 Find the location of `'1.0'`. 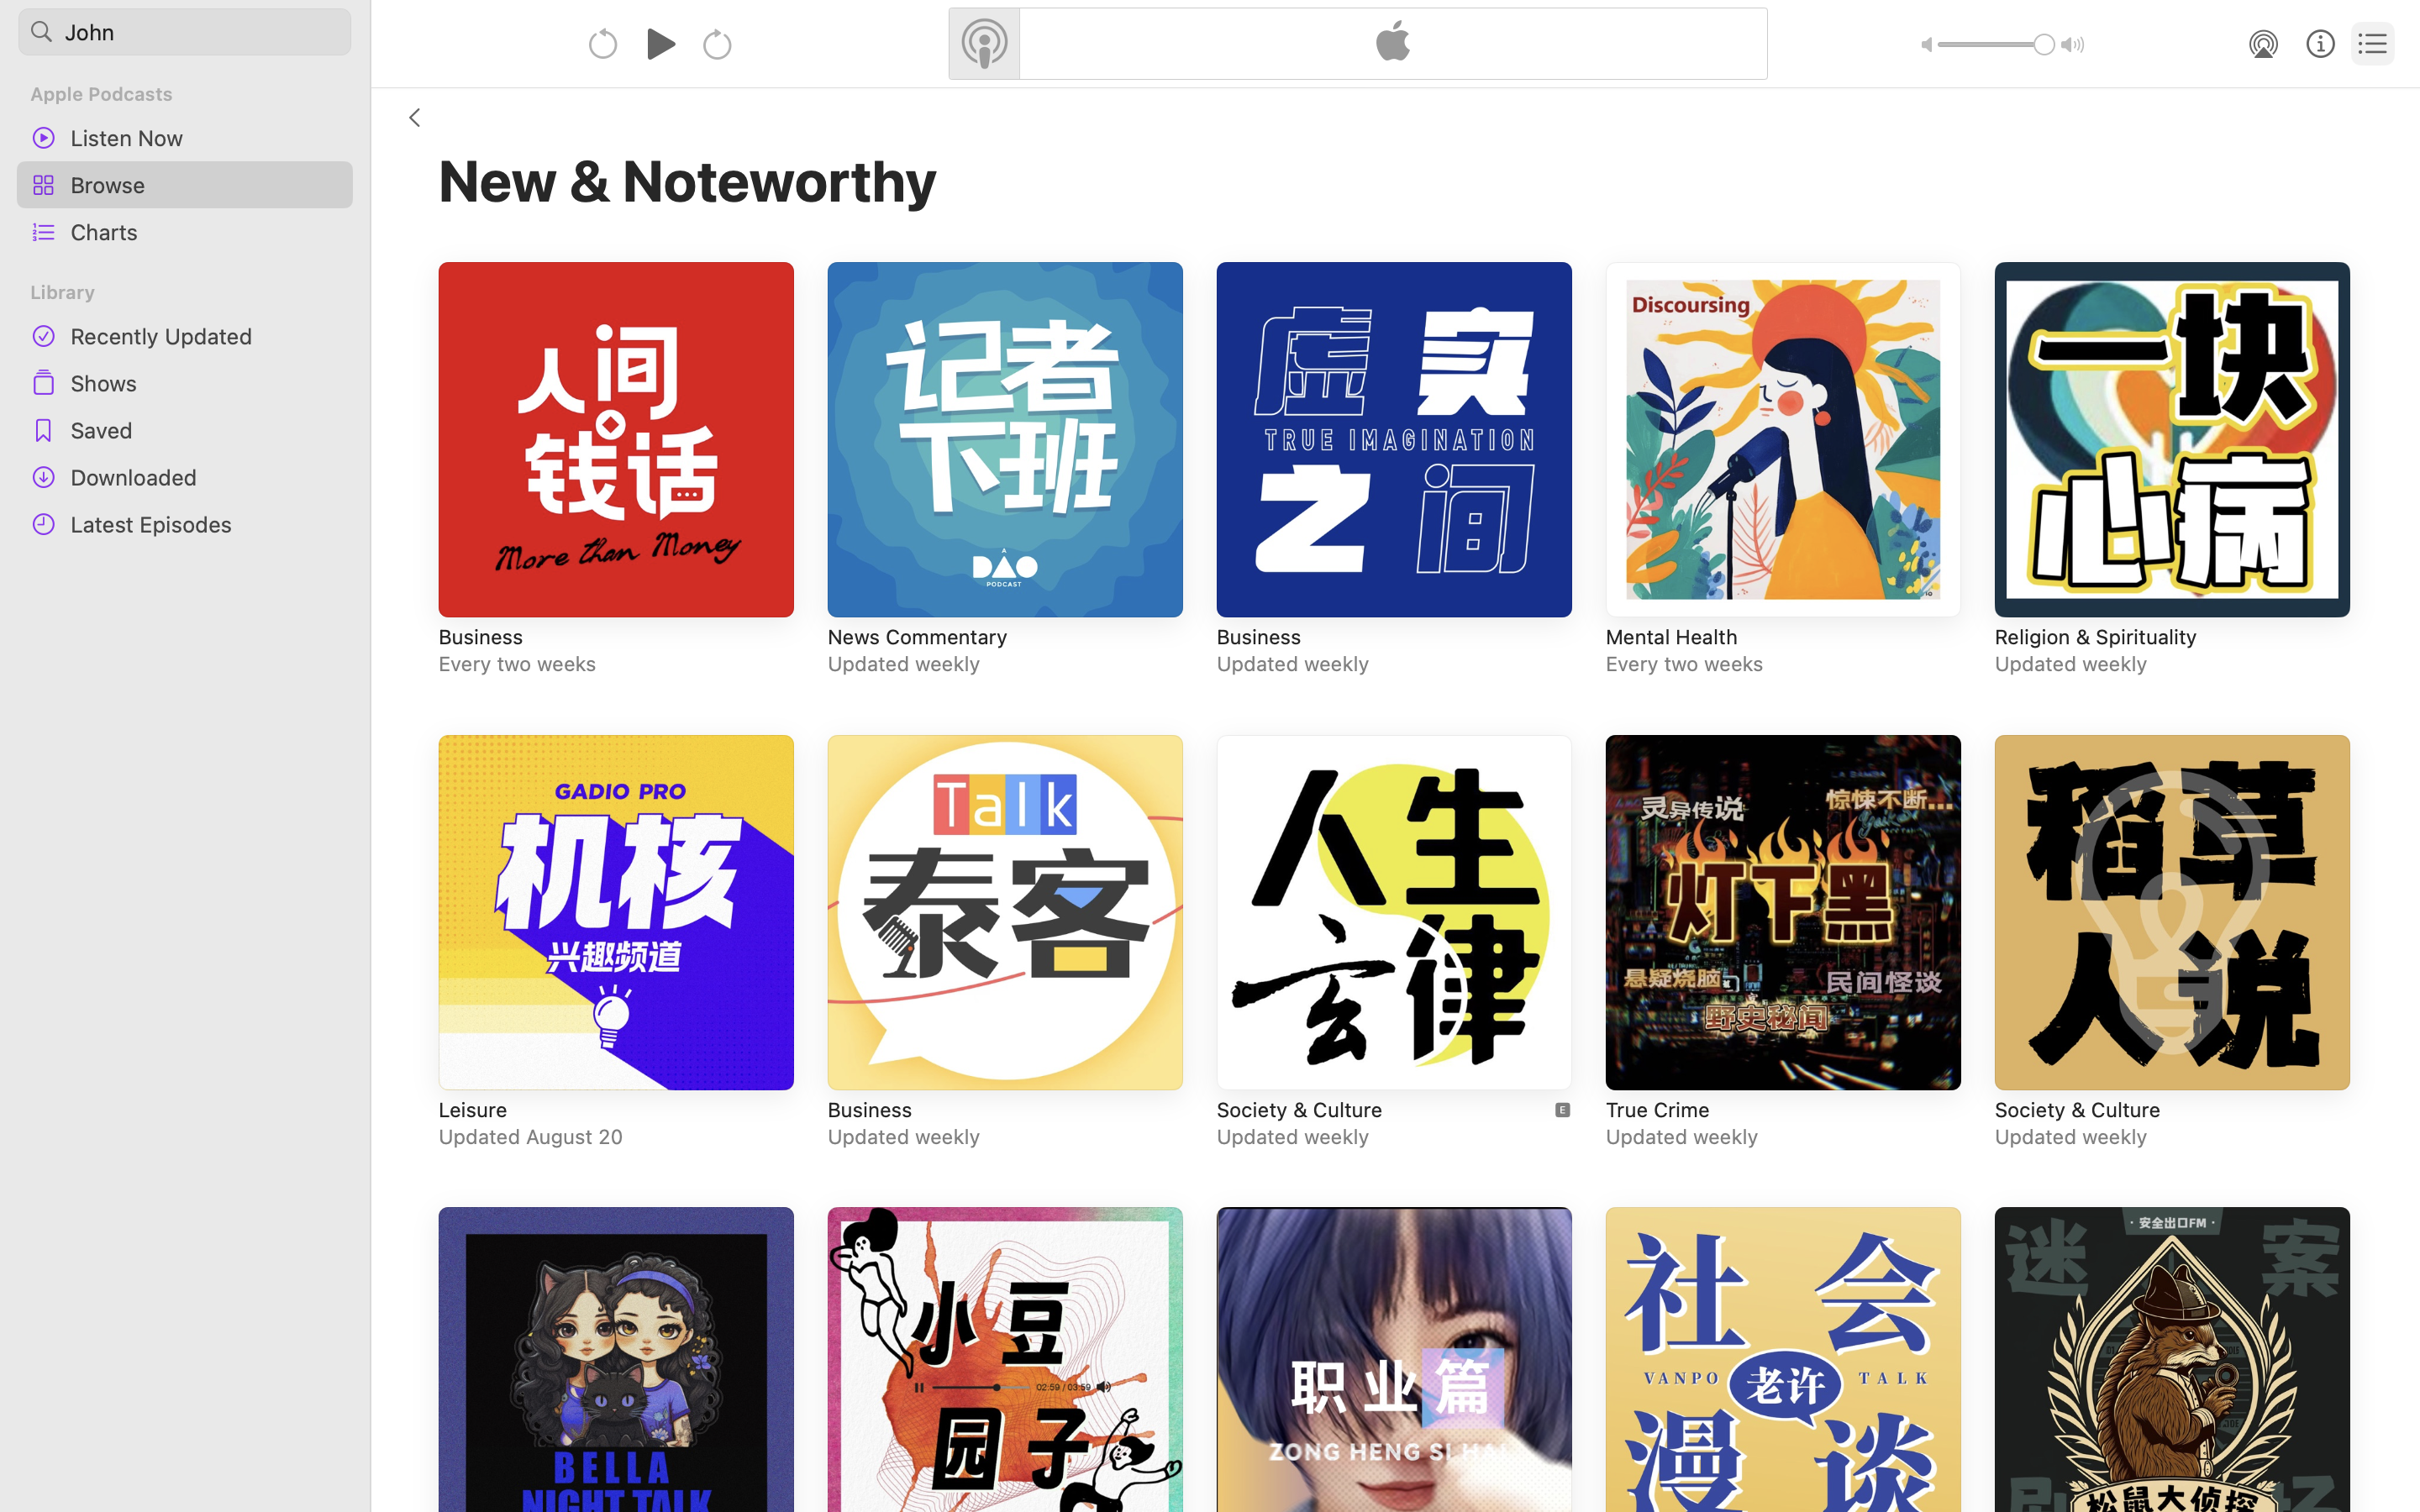

'1.0' is located at coordinates (1996, 44).